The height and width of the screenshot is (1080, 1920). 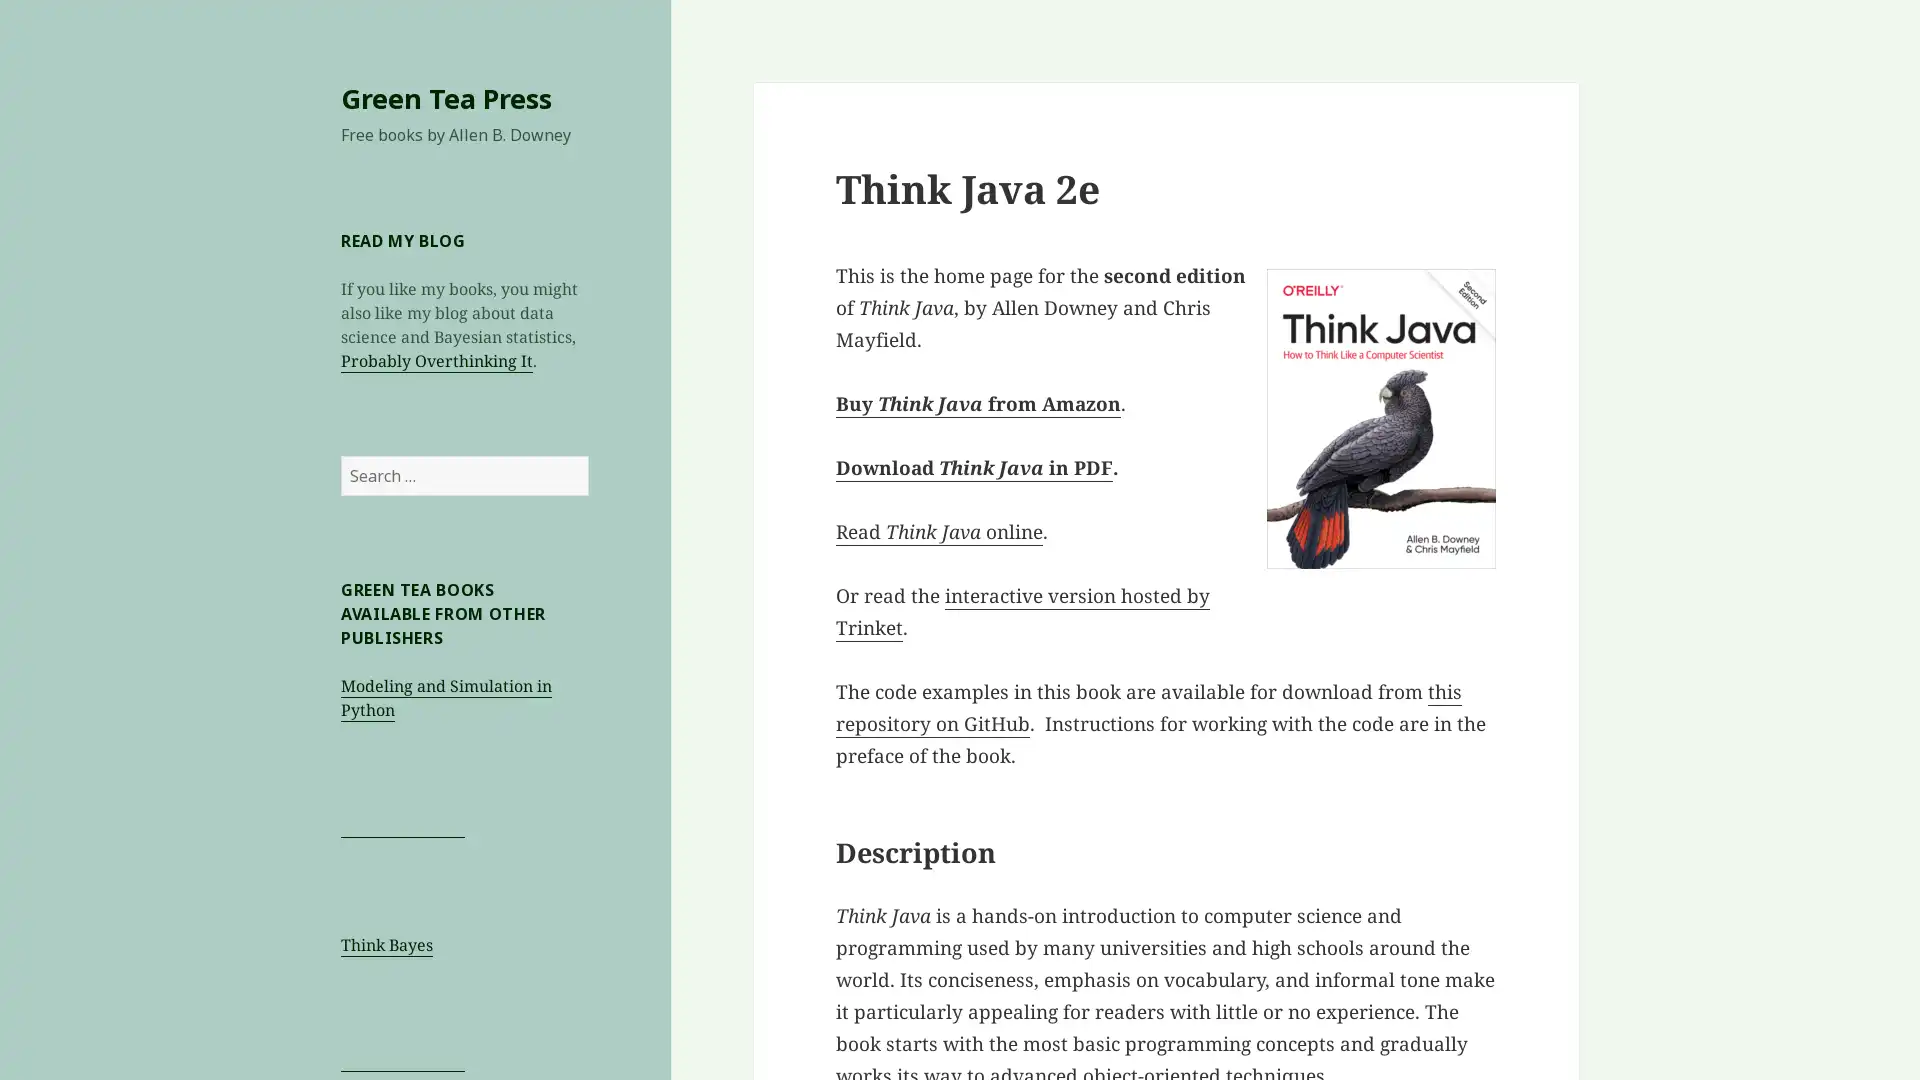 I want to click on Search, so click(x=587, y=455).